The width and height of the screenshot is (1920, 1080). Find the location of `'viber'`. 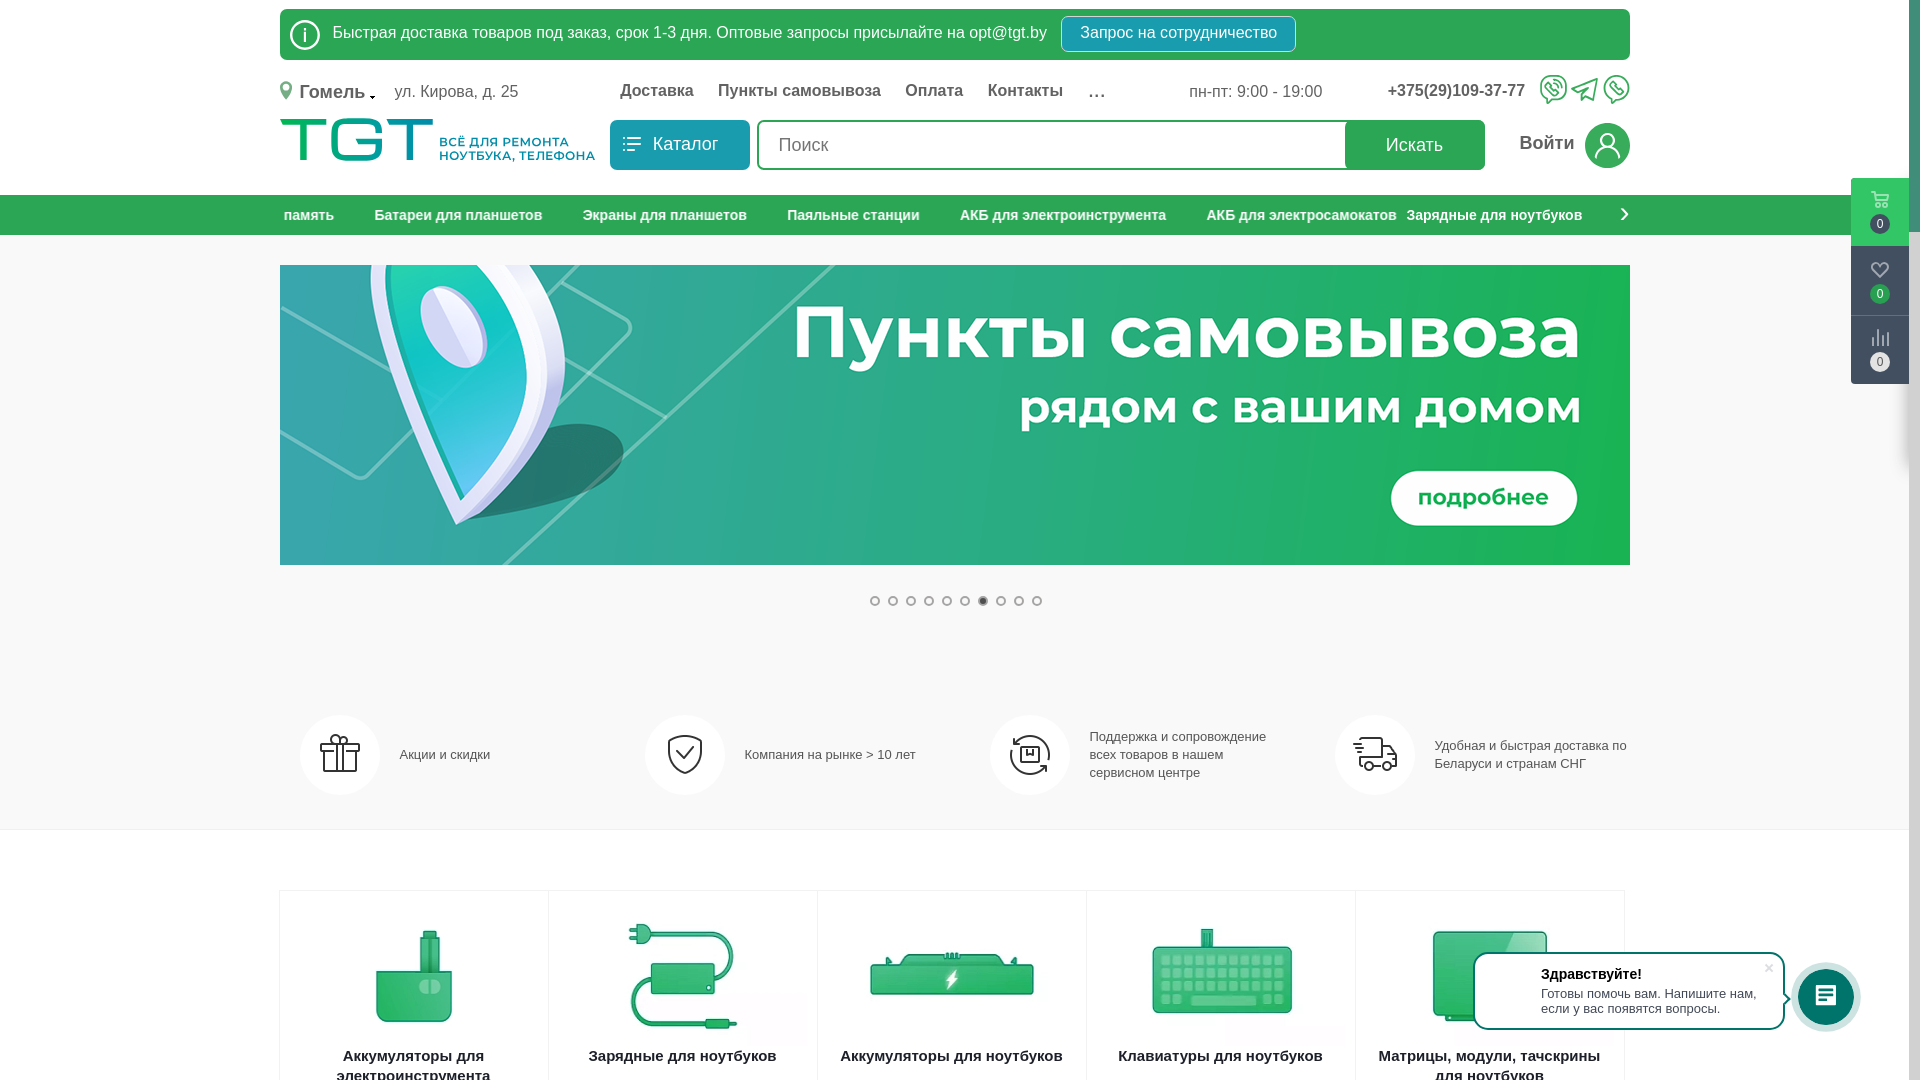

'viber' is located at coordinates (1539, 87).